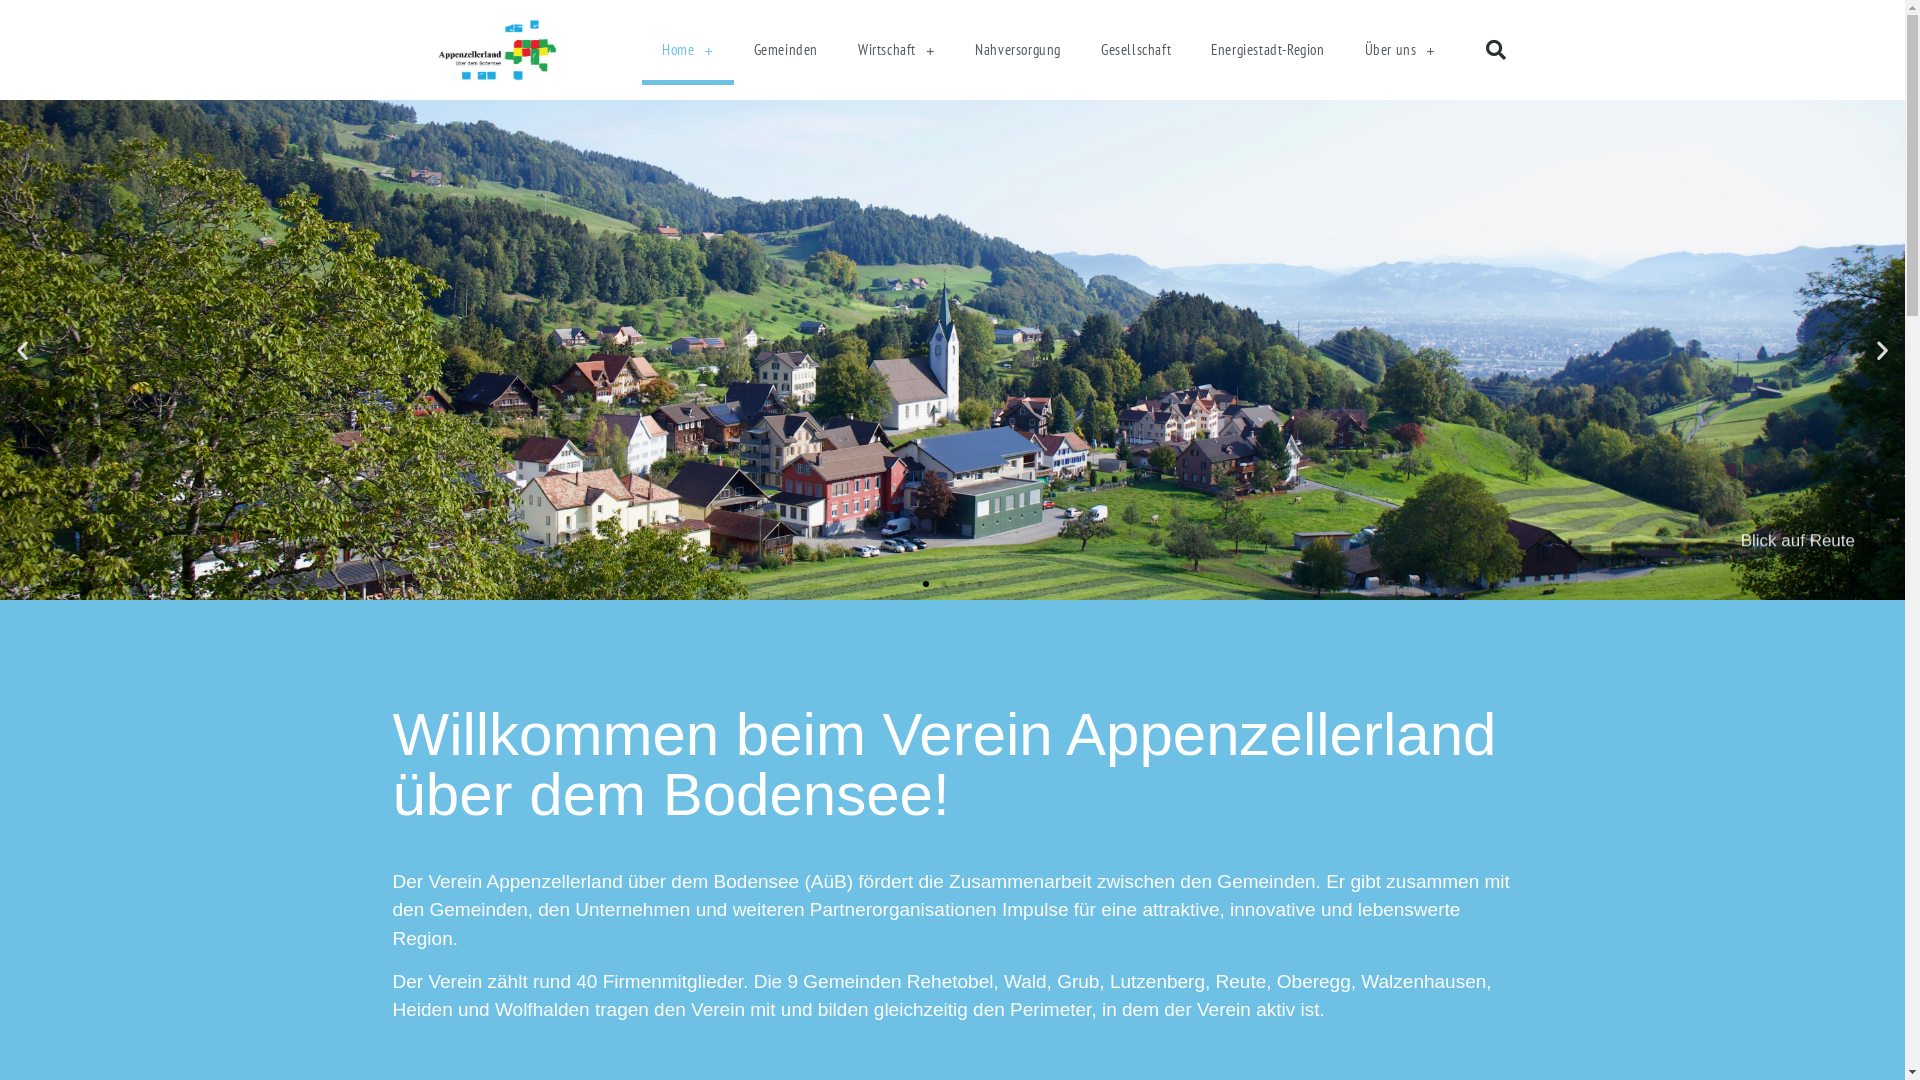  I want to click on 'Gesellschaft', so click(1136, 49).